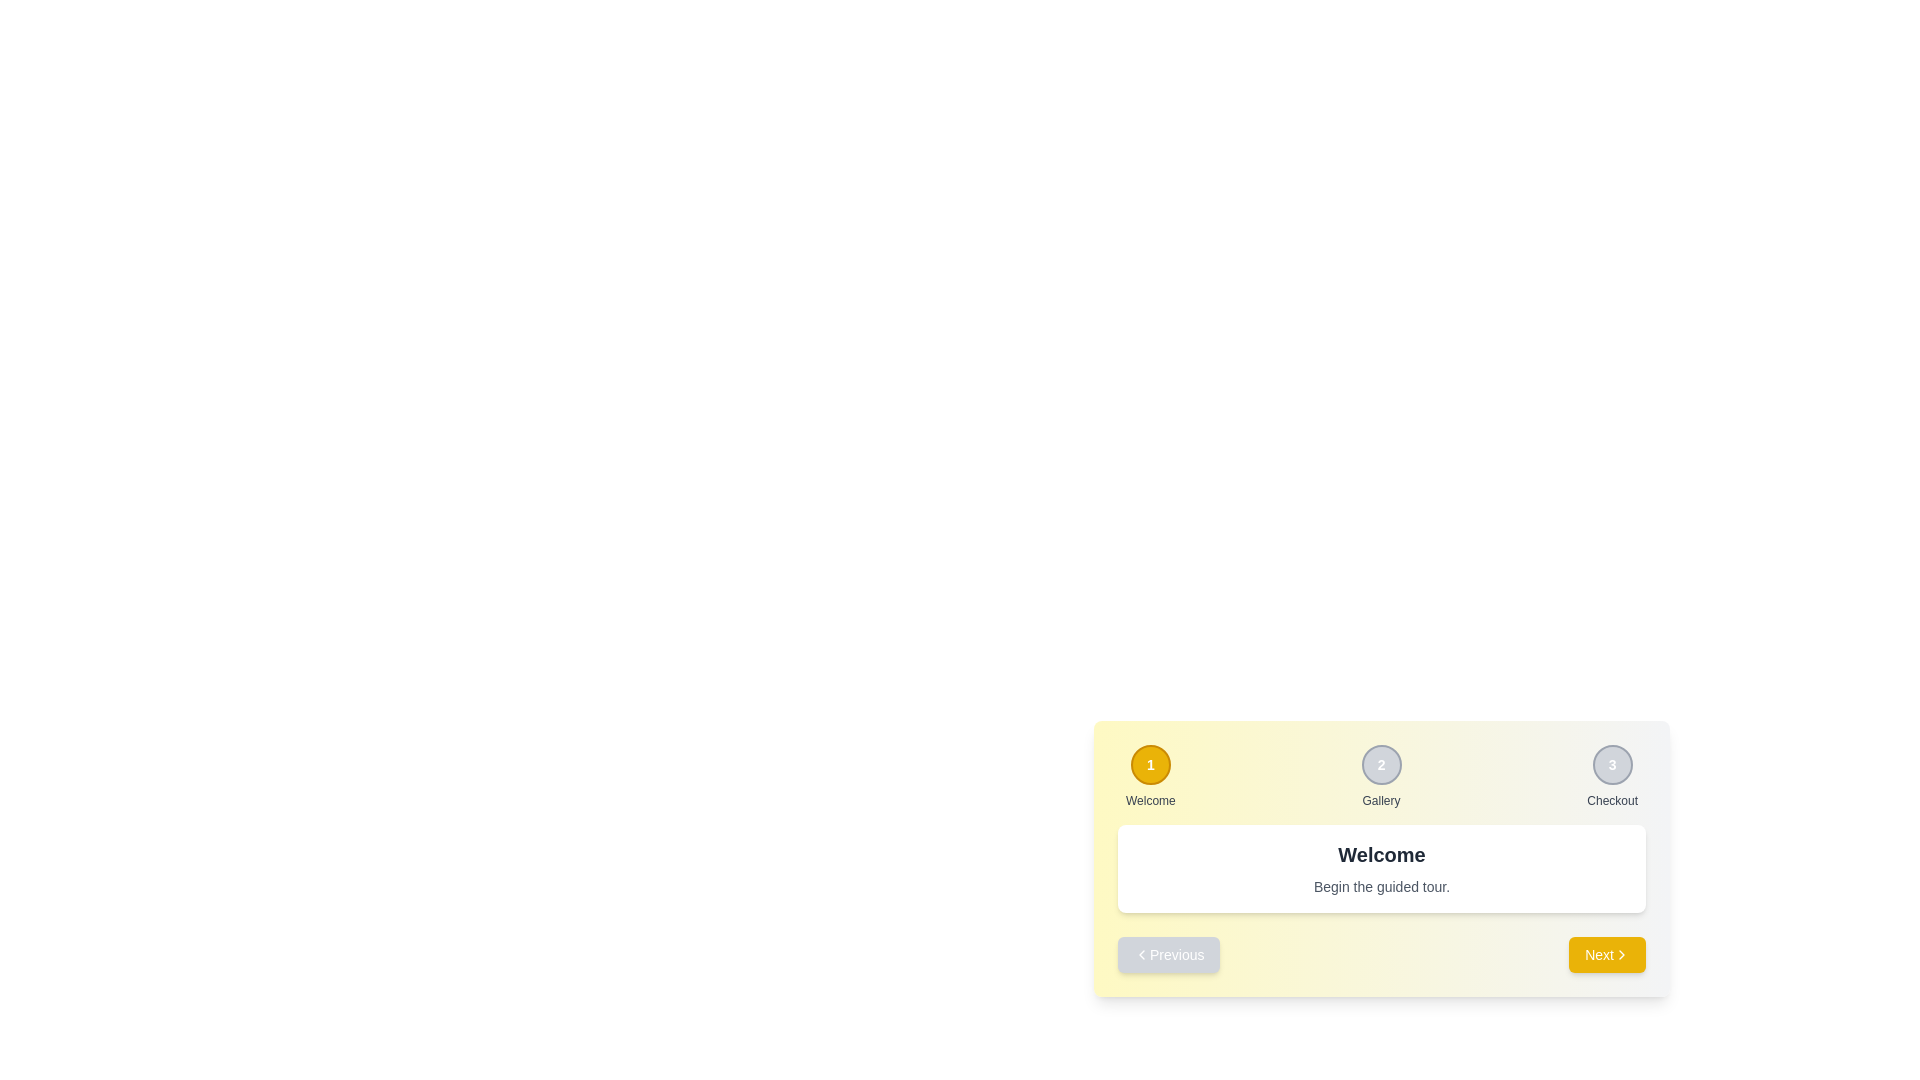 Image resolution: width=1920 pixels, height=1080 pixels. Describe the element at coordinates (1380, 800) in the screenshot. I see `the text label displaying 'Gallery' in small, gray font, which is centered below the rounded icon labeled '2'` at that location.